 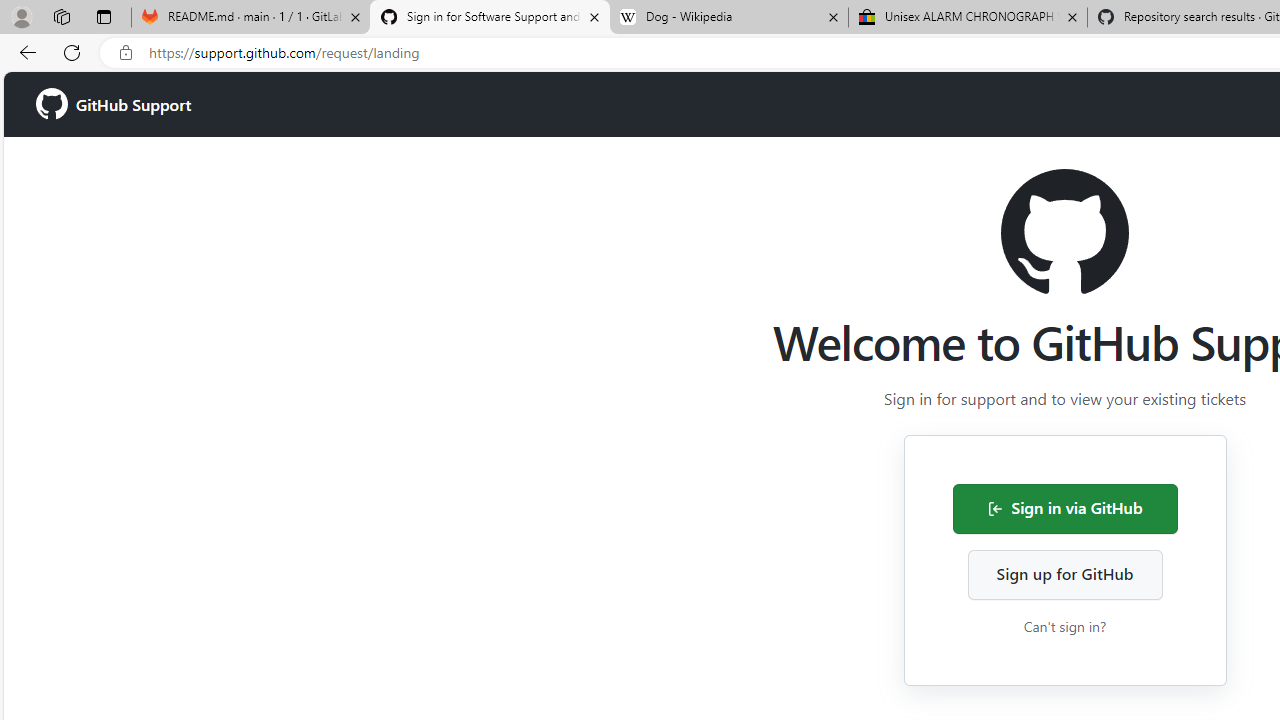 I want to click on 'Dog - Wikipedia', so click(x=728, y=17).